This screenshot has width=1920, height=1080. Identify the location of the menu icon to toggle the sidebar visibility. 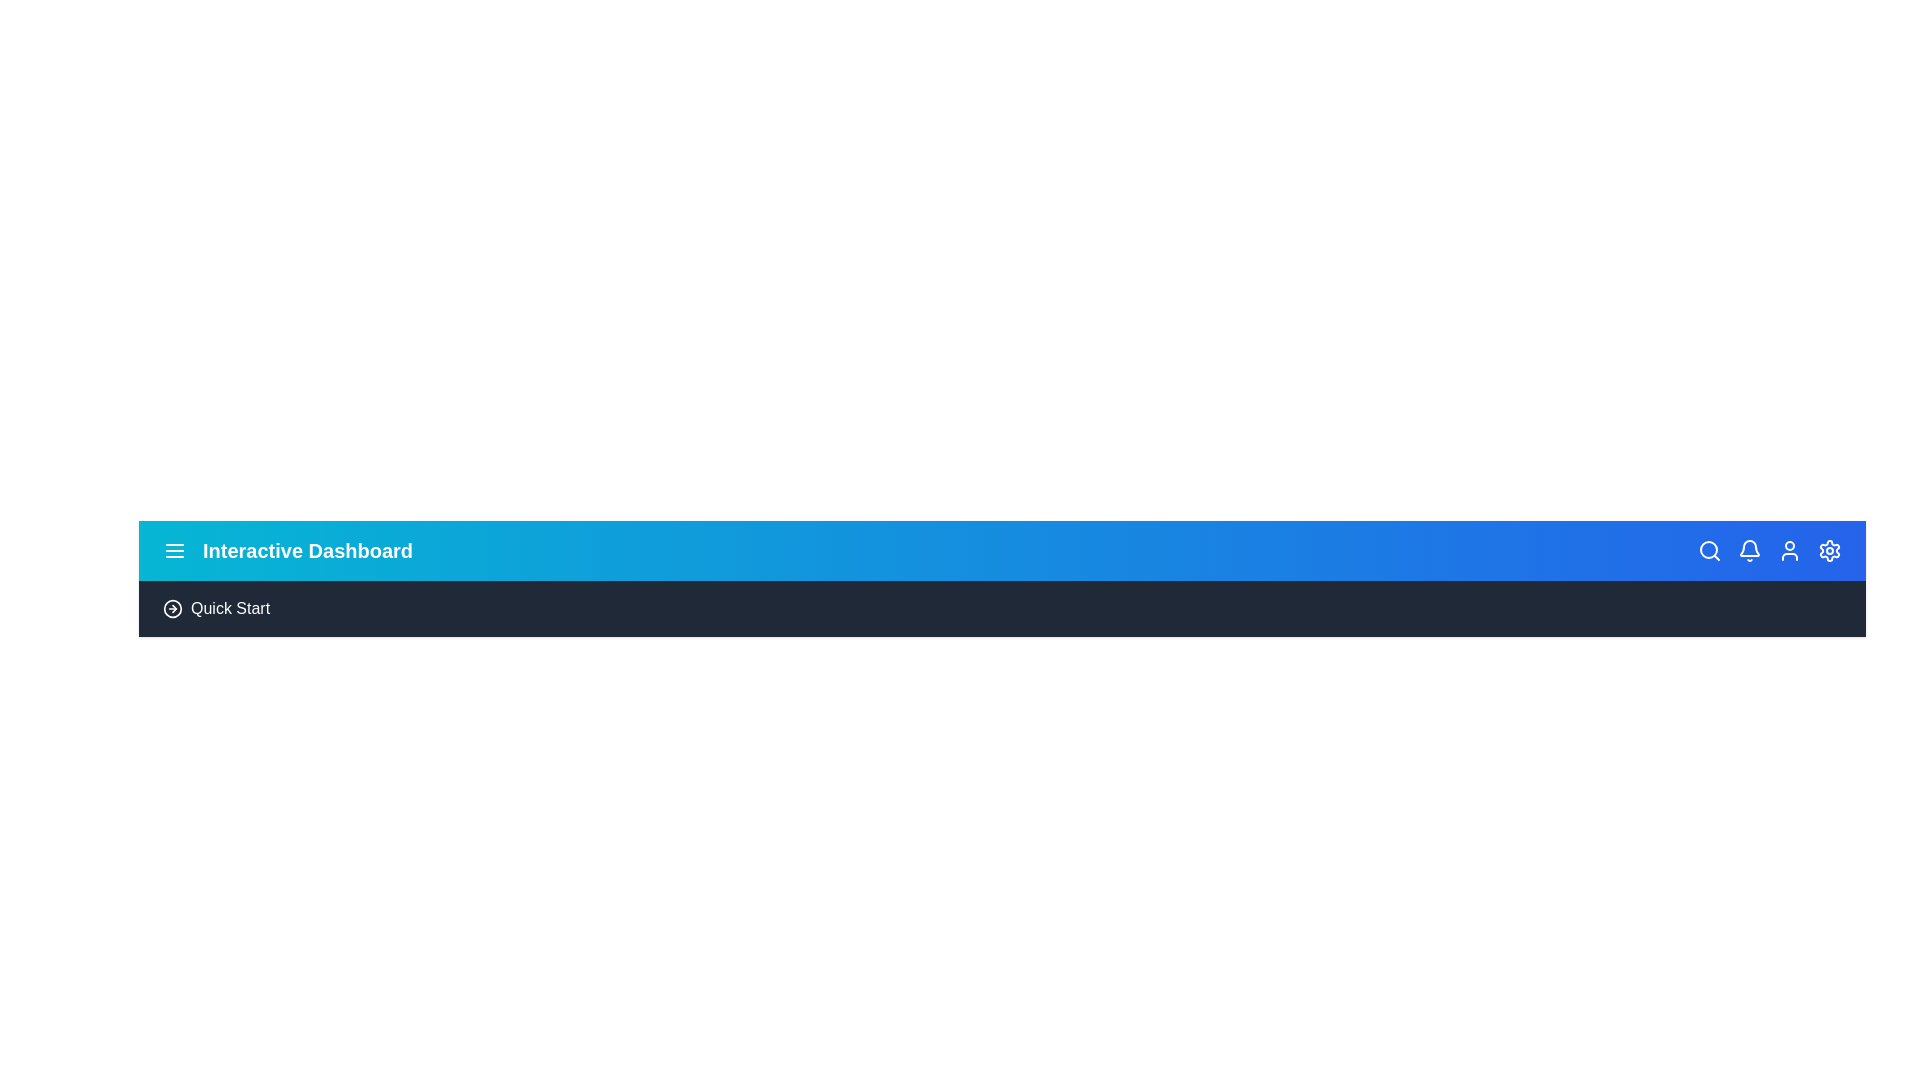
(174, 551).